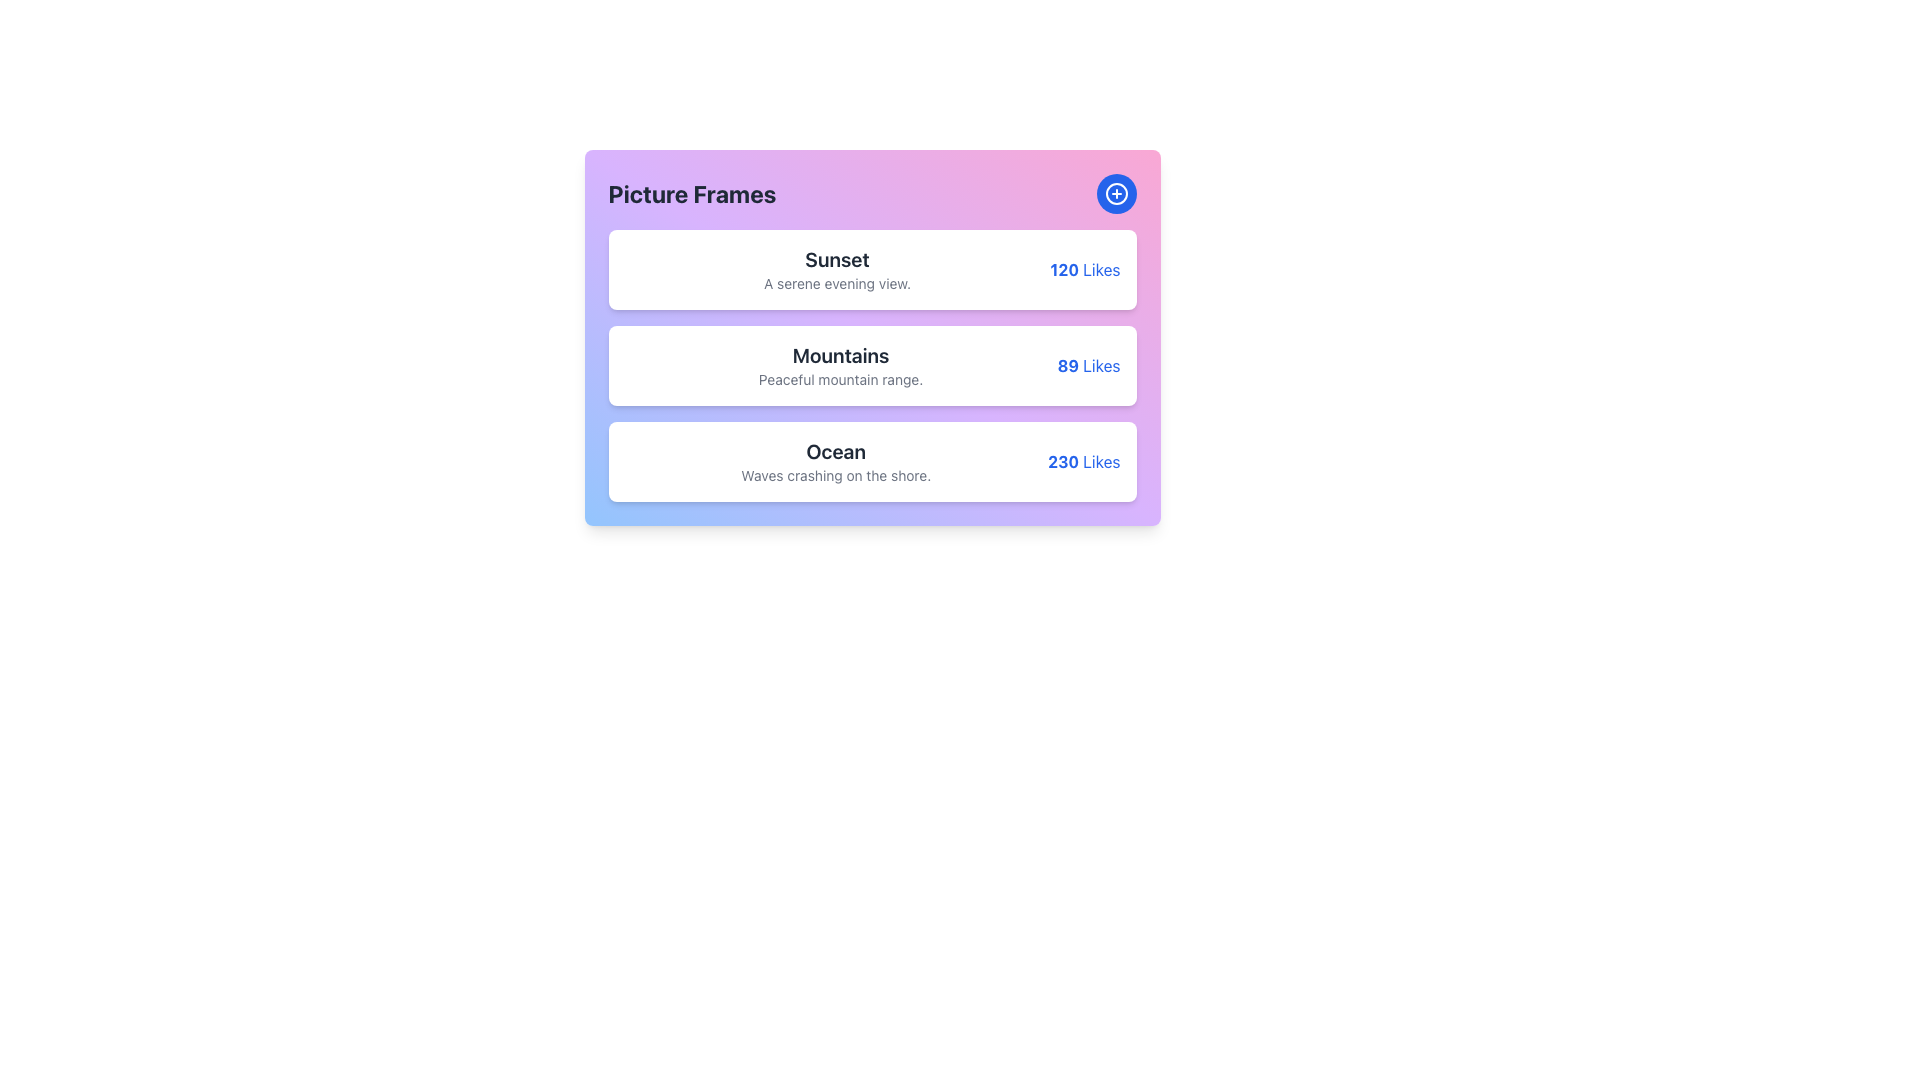 The image size is (1920, 1080). I want to click on the Composite Text Element titled 'Sunset' that contains the description 'A serene evening view.' This element is visually distinct with a bold title and is located in the top section of a vertically aligned list with a white background and rounded corners, so click(837, 270).